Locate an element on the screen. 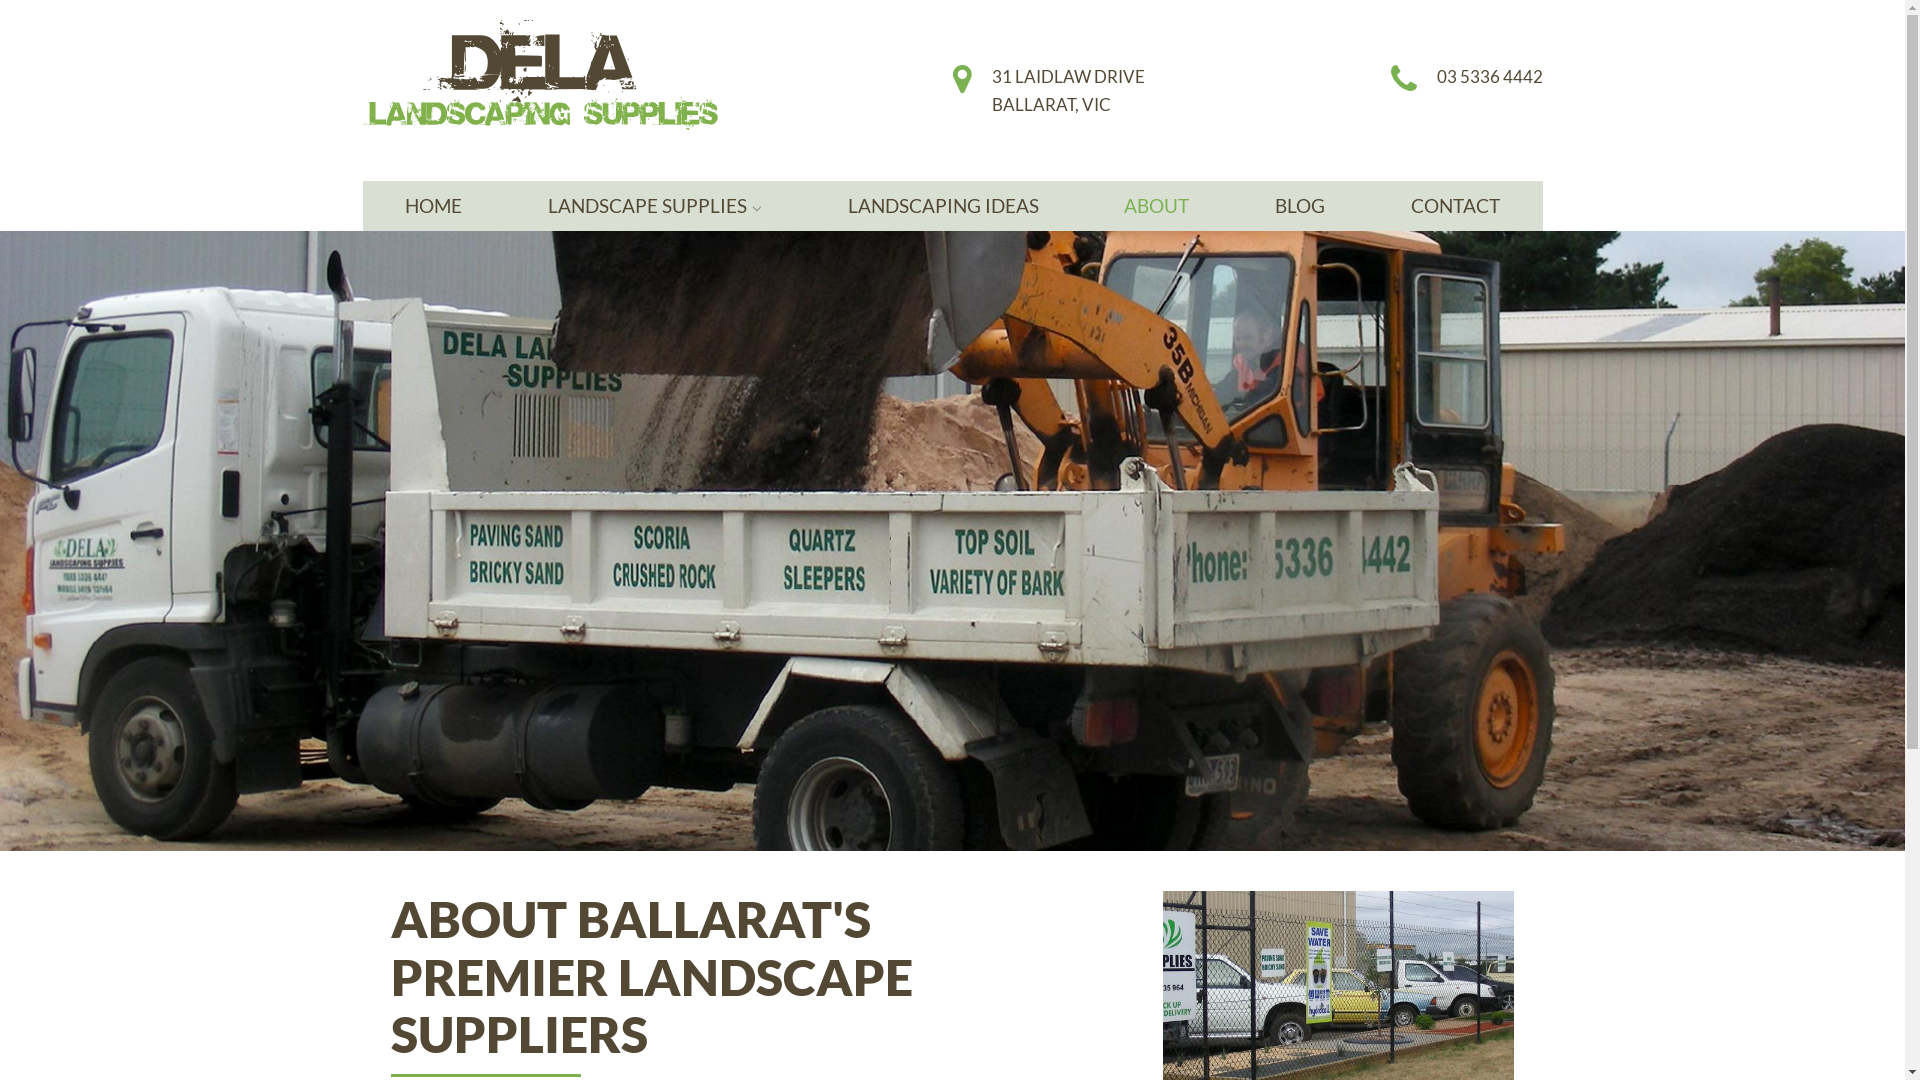 This screenshot has width=1920, height=1080. 'ABOUT' is located at coordinates (1156, 205).